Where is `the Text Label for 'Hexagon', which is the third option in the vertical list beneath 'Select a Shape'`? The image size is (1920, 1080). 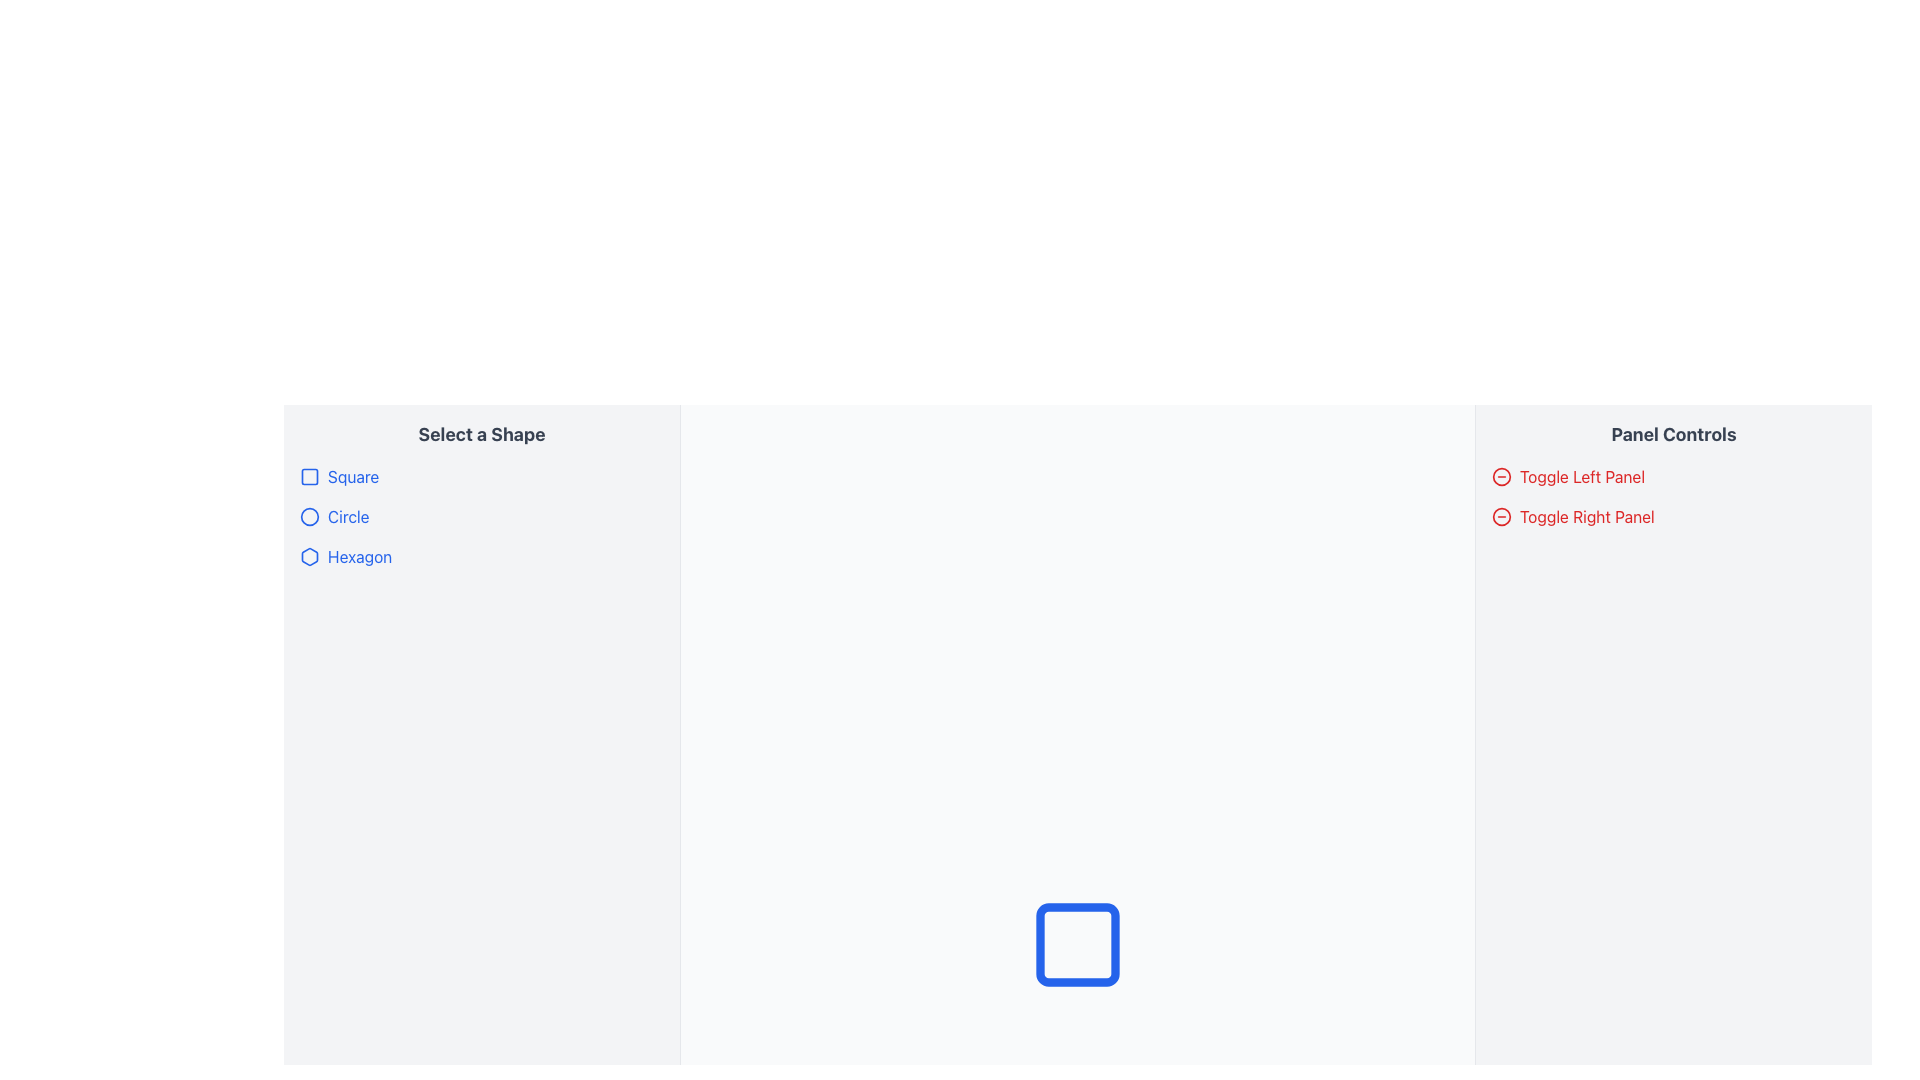 the Text Label for 'Hexagon', which is the third option in the vertical list beneath 'Select a Shape' is located at coordinates (360, 556).